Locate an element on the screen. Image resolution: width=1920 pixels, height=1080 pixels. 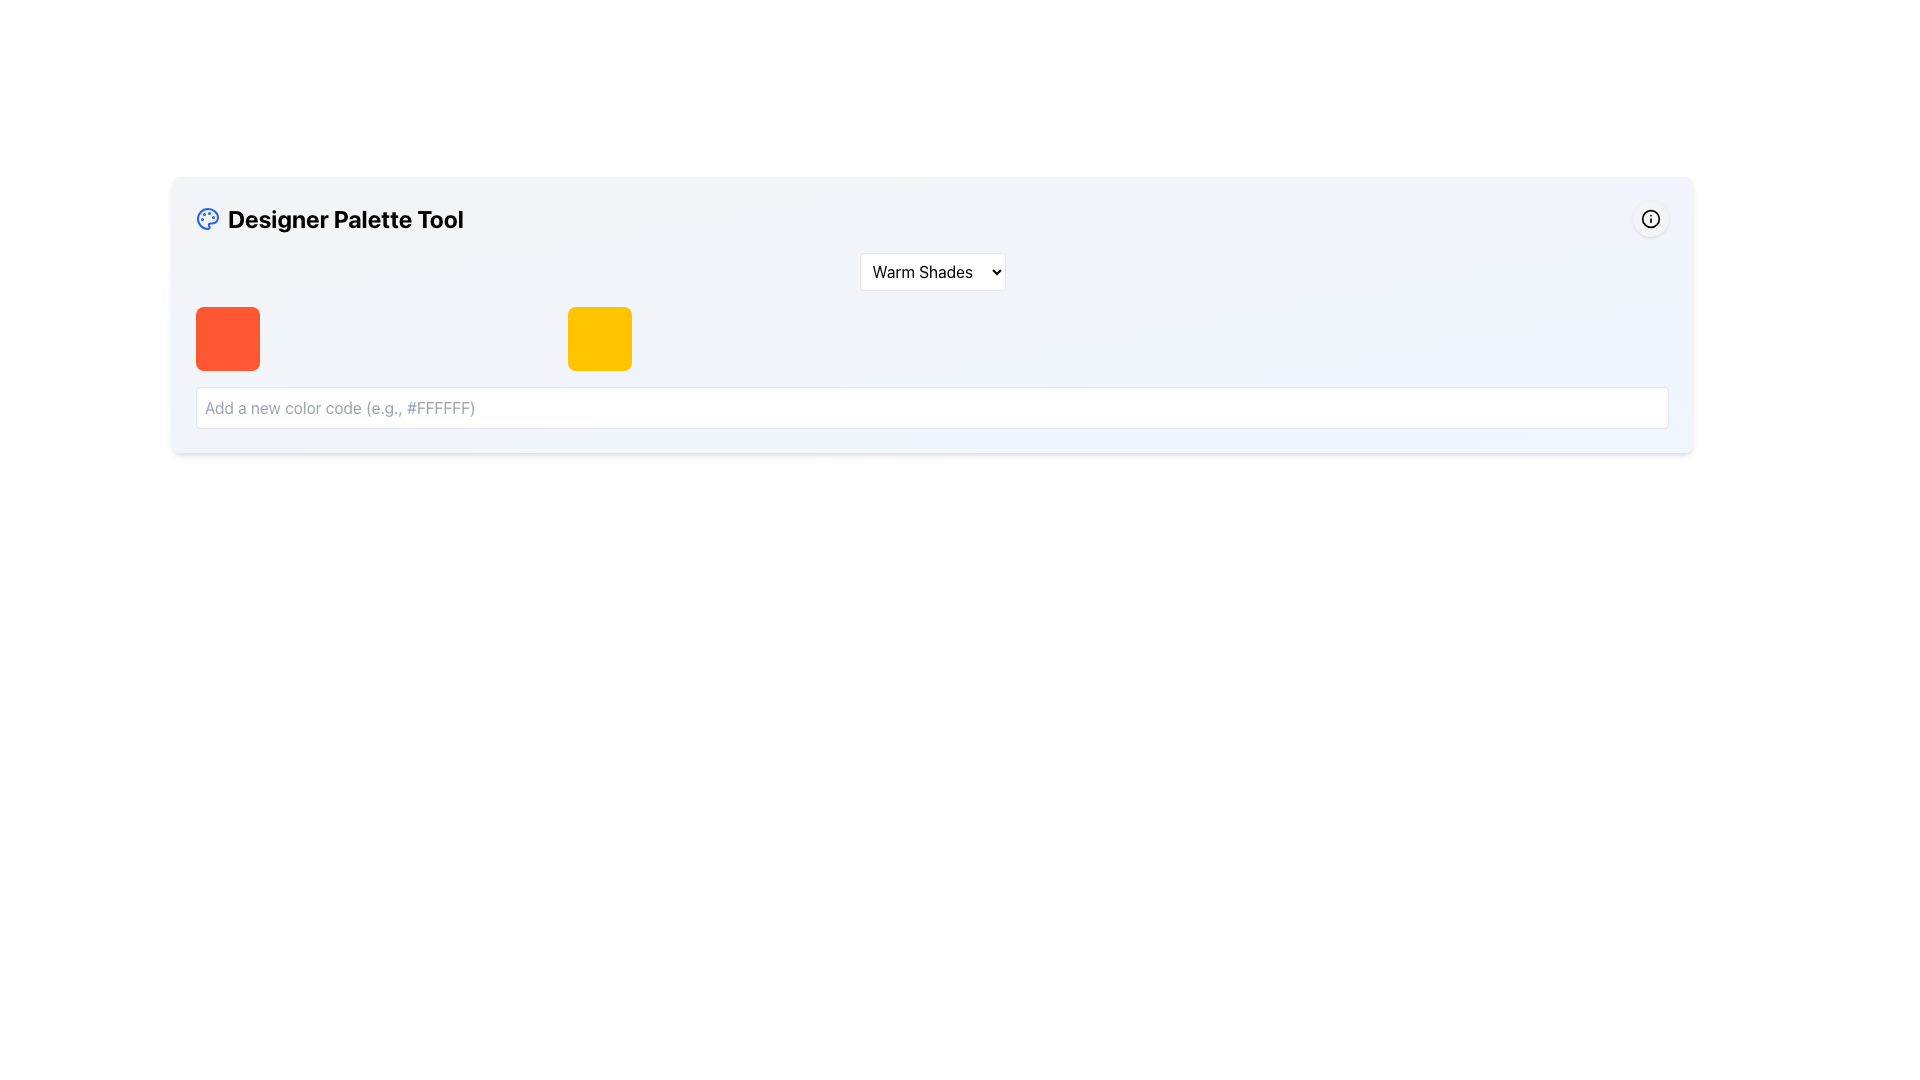
the blue outline style palette icon located at the top left corner of the interface, preceding the text 'Designer Palette Tool' is located at coordinates (207, 219).